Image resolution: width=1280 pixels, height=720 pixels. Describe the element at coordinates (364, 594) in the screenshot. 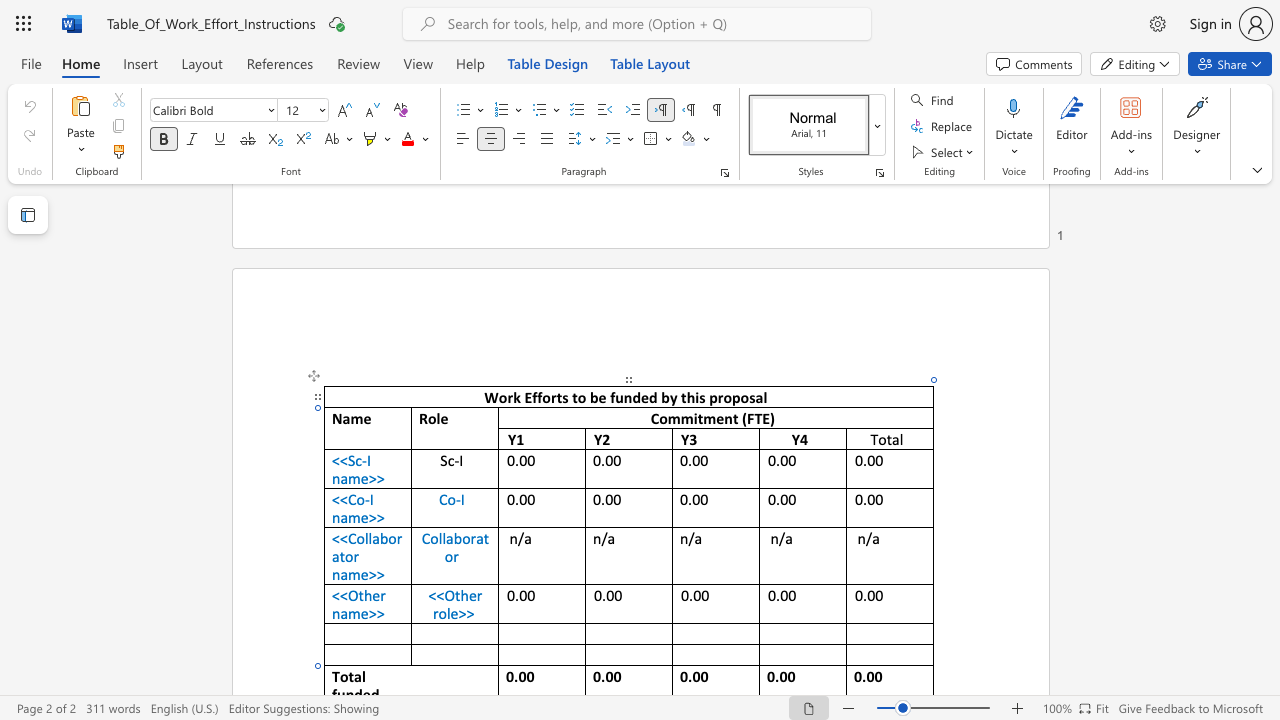

I see `the space between the continuous character "t" and "h" in the text` at that location.